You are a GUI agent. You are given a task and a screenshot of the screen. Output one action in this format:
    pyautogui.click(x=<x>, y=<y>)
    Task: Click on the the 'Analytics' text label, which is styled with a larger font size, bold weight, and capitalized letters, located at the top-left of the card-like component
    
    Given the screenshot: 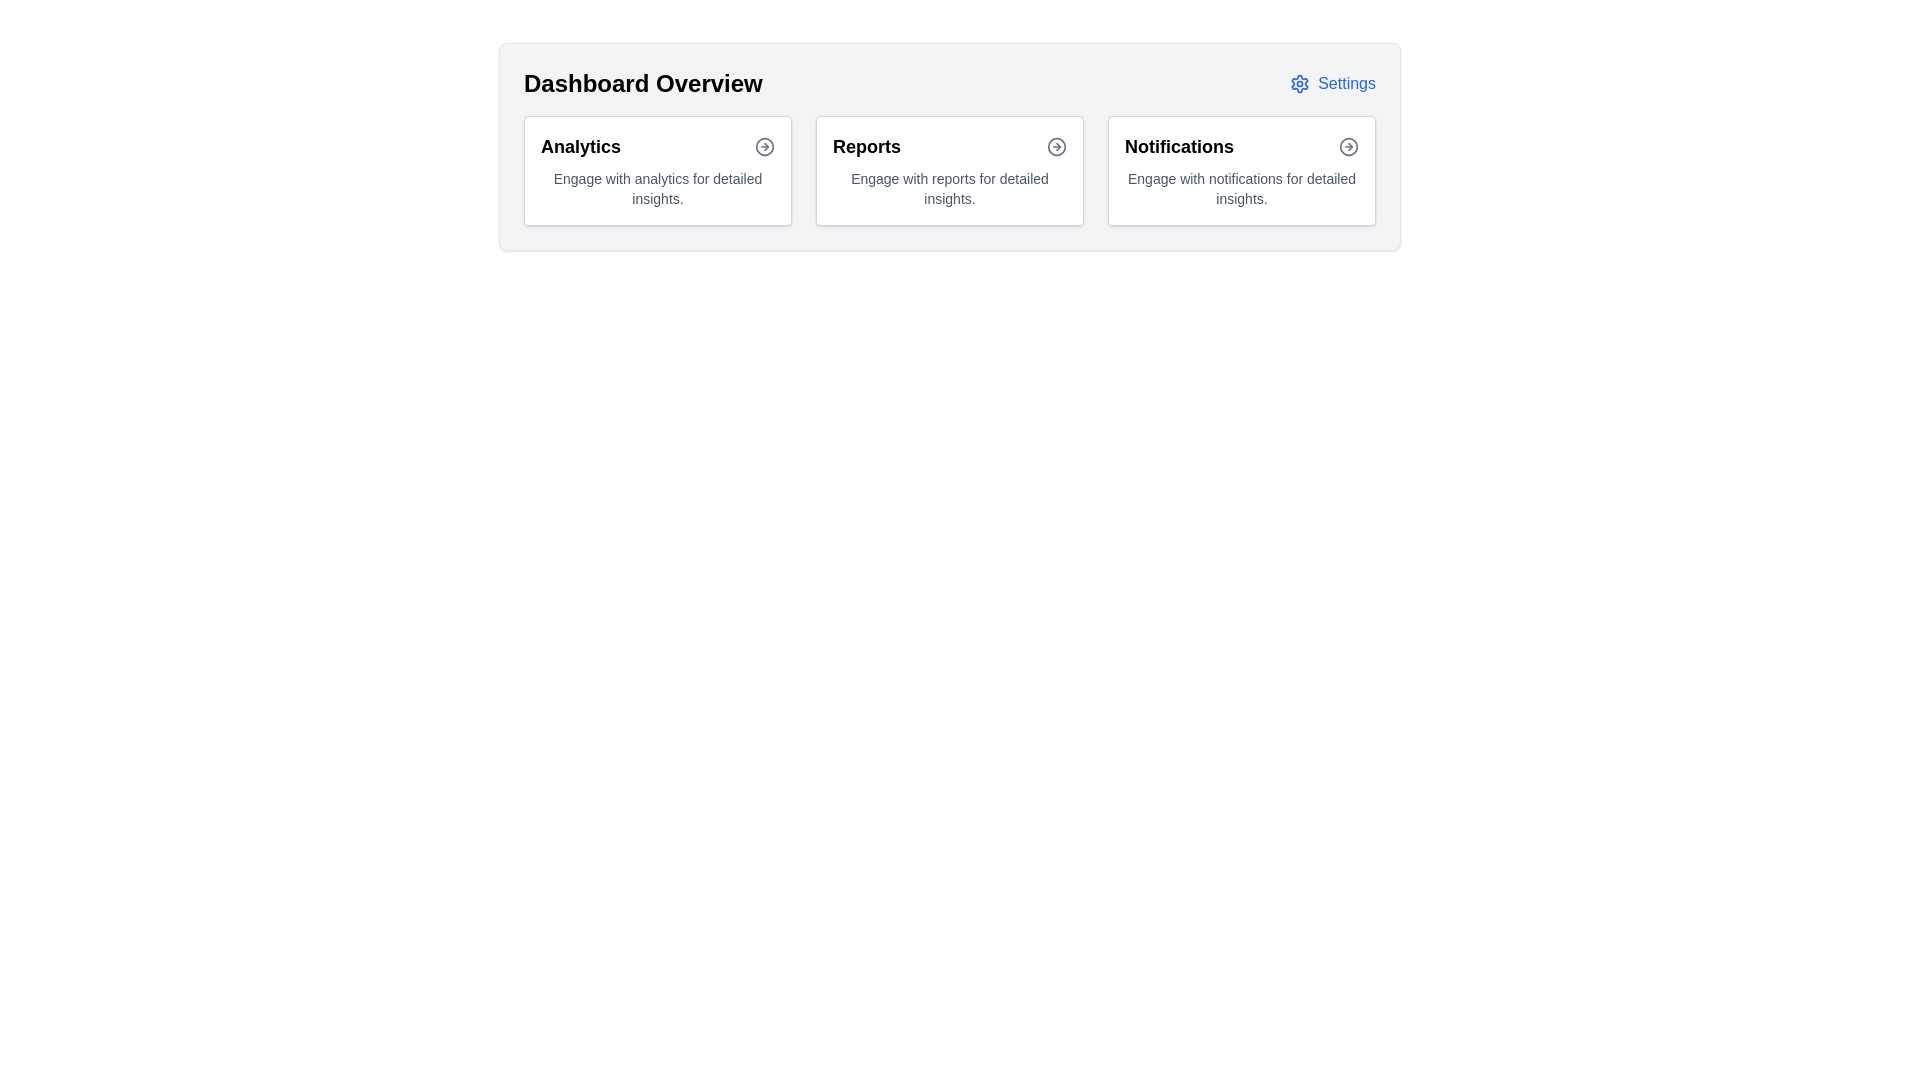 What is the action you would take?
    pyautogui.click(x=579, y=145)
    